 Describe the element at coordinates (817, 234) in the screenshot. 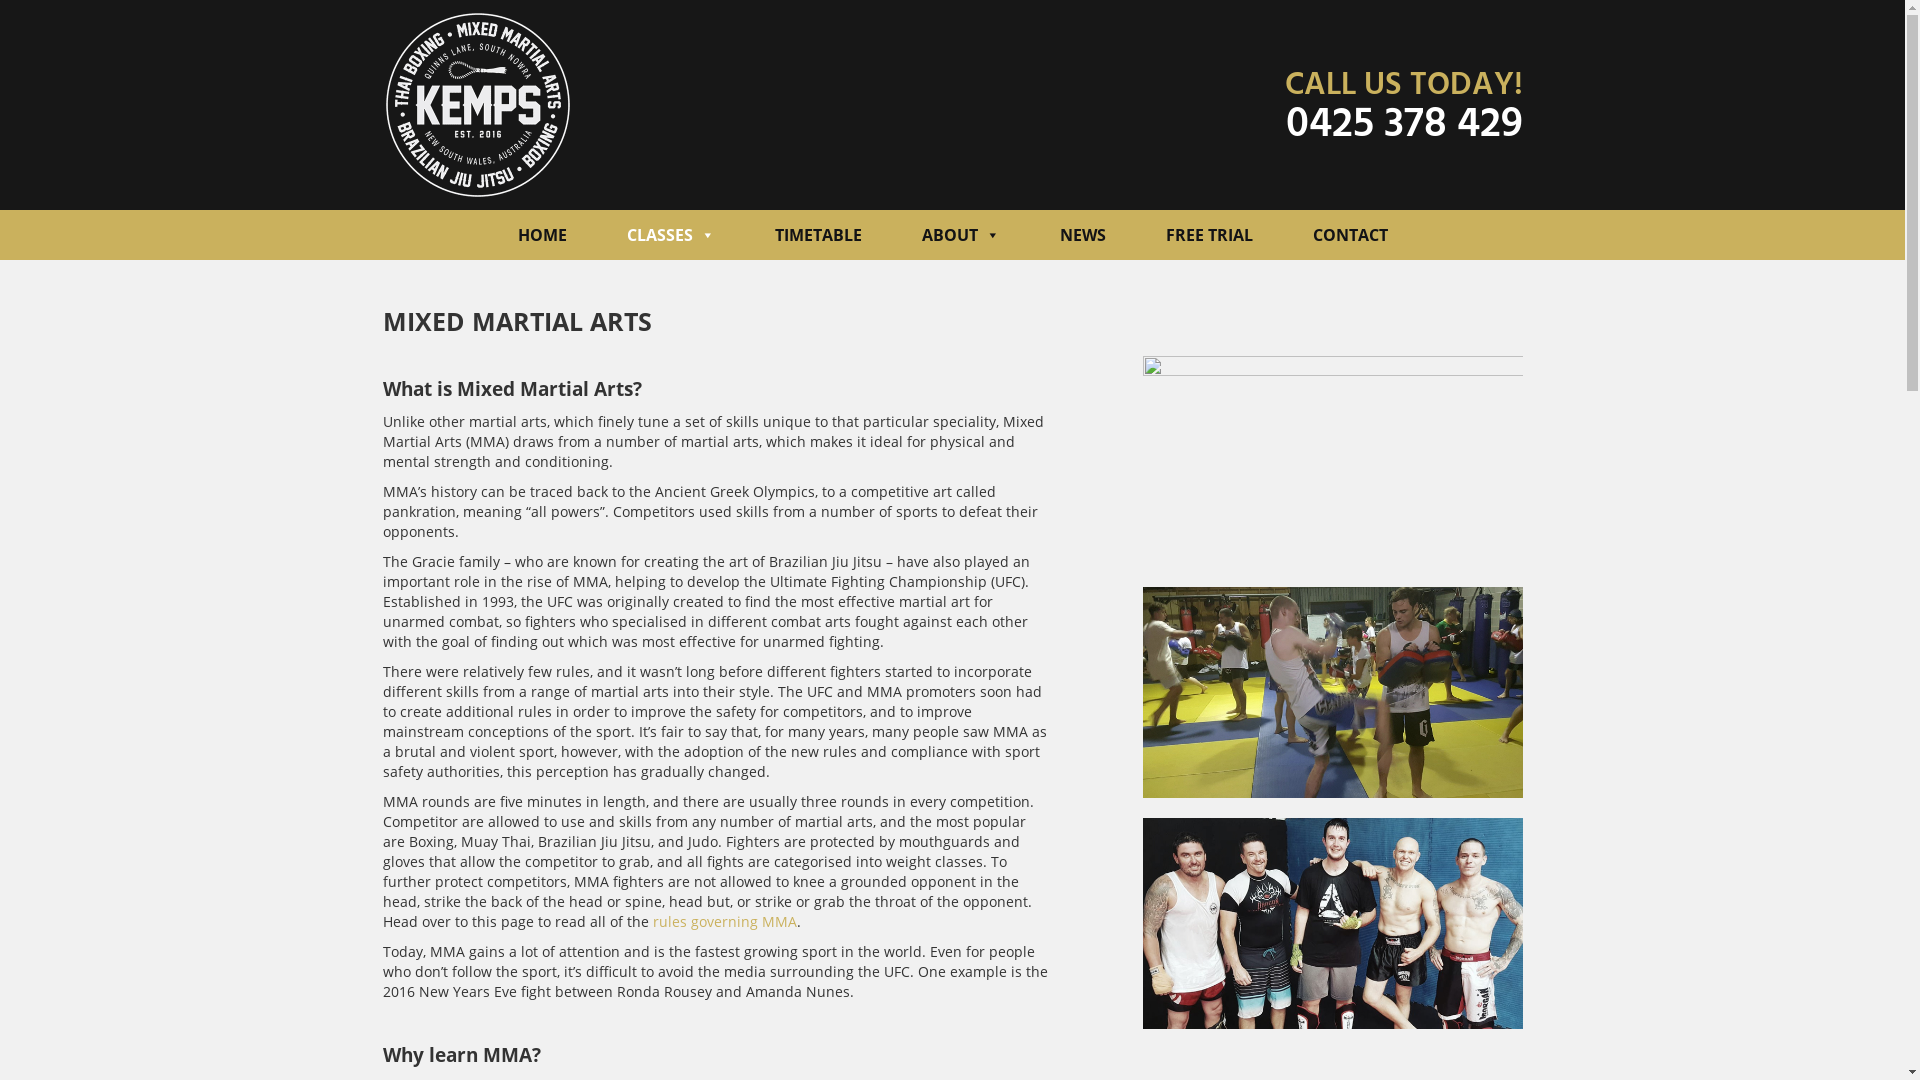

I see `'TIMETABLE'` at that location.